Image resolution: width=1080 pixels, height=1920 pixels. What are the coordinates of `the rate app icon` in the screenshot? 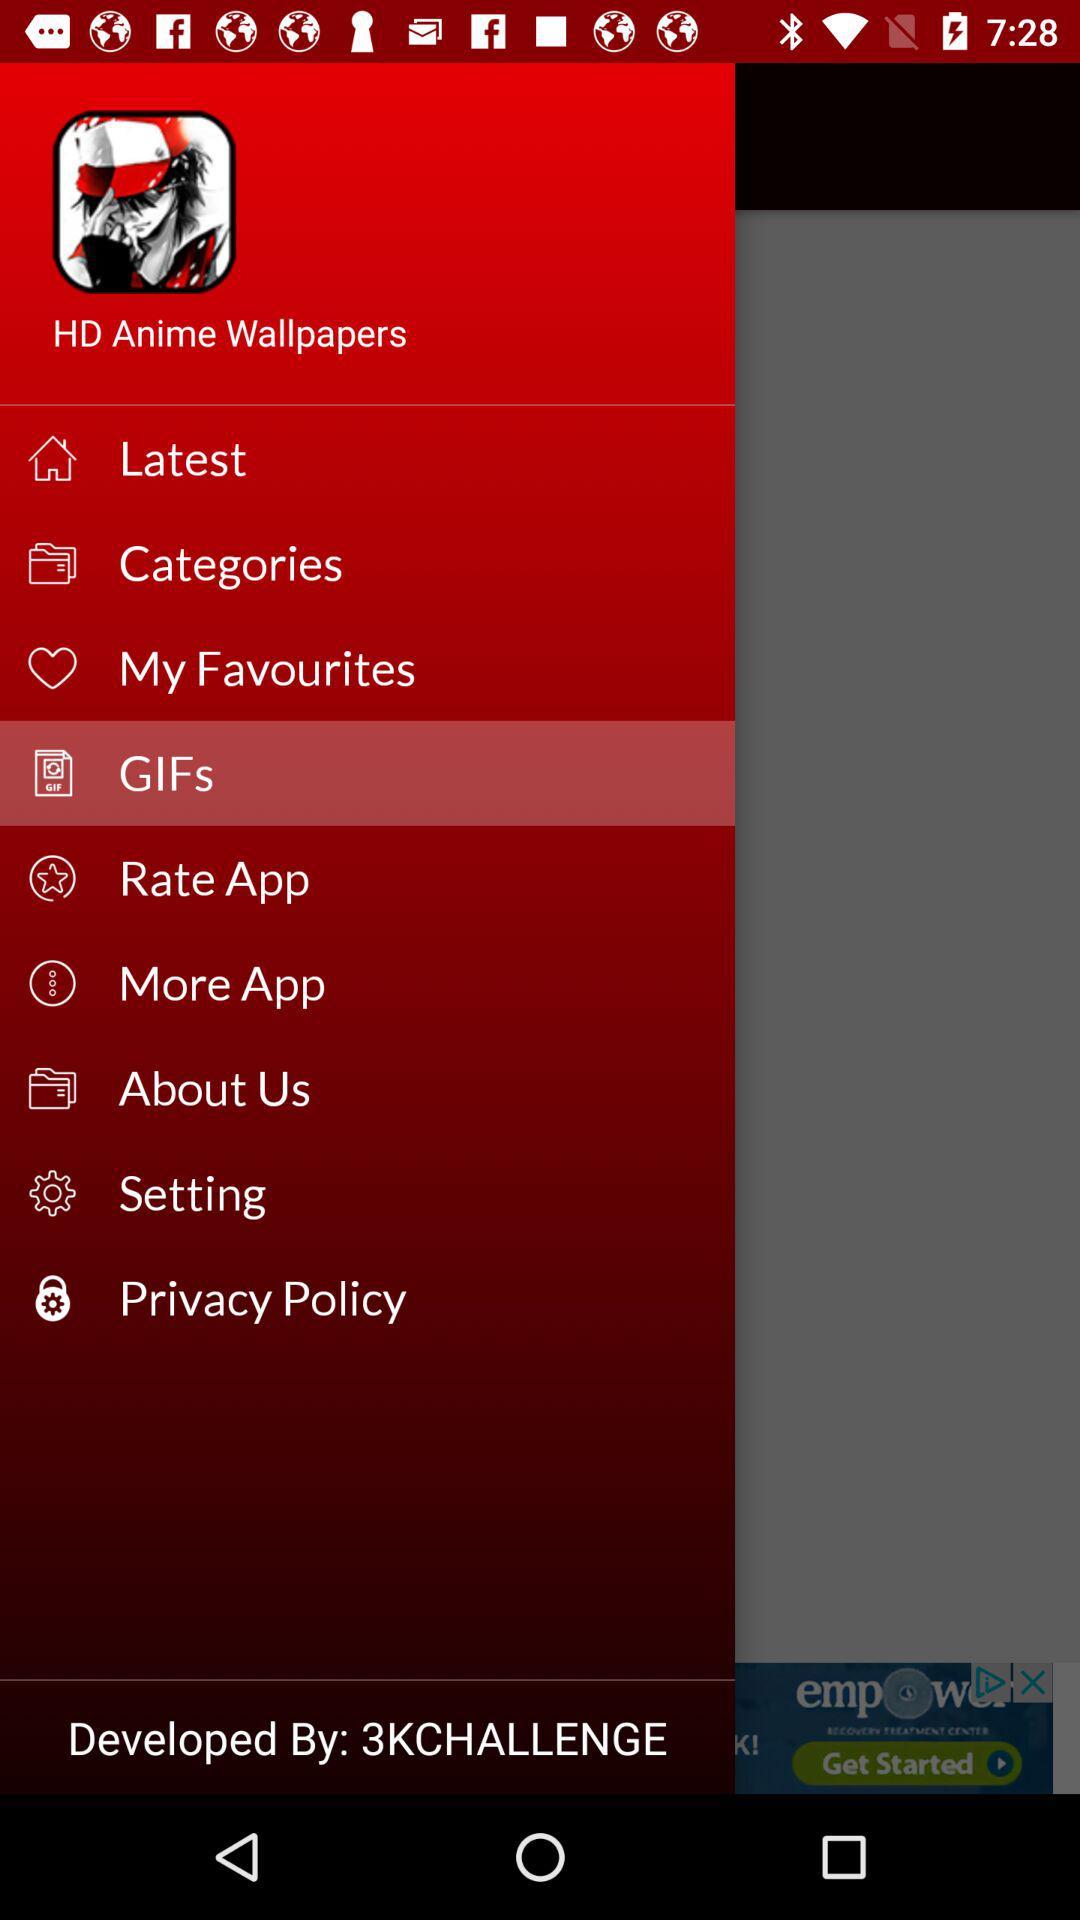 It's located at (412, 878).